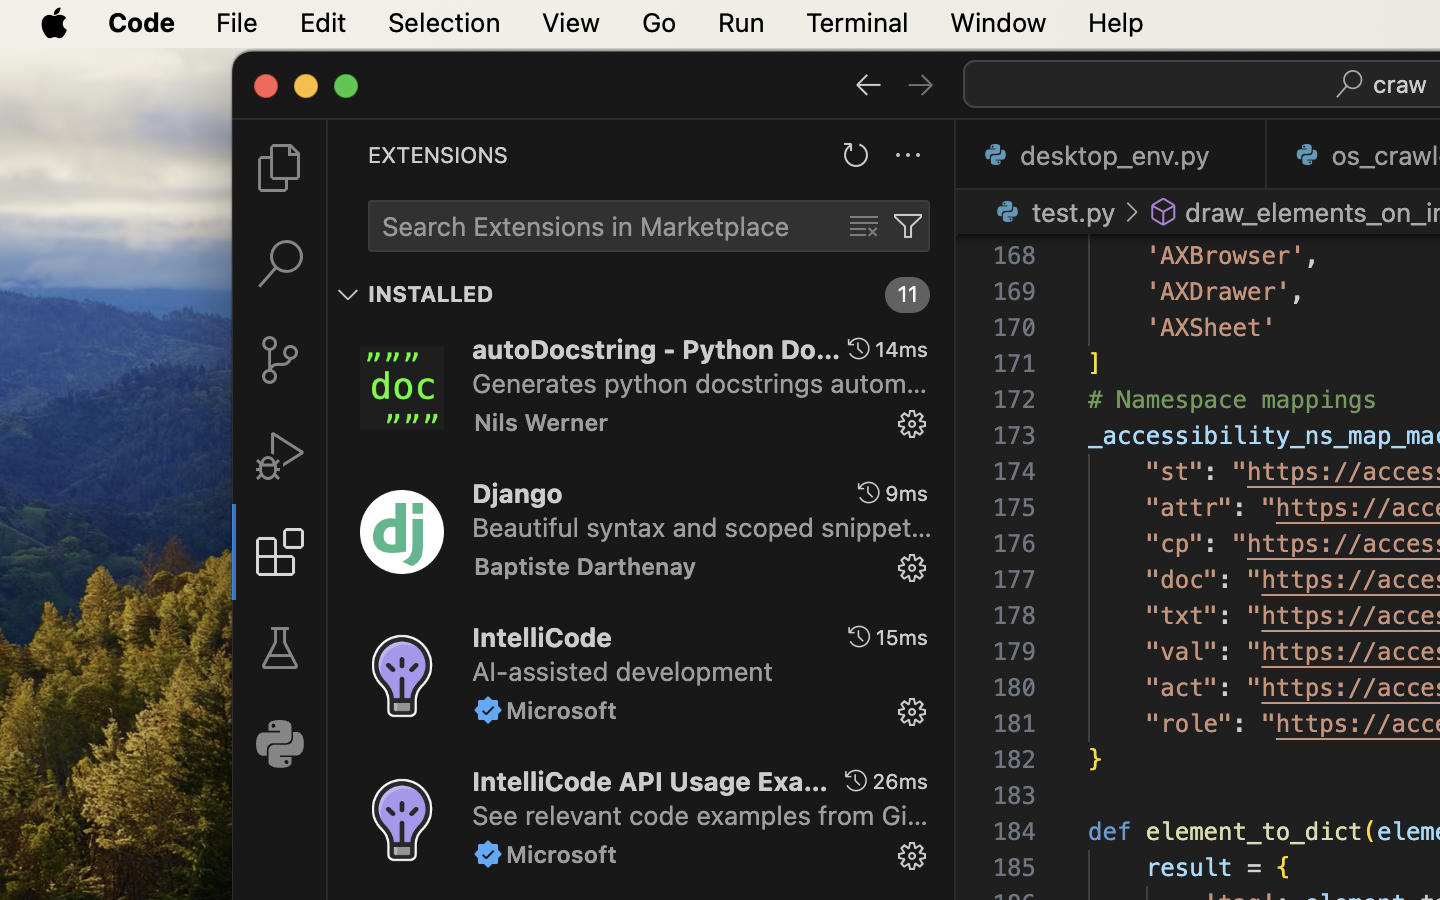  I want to click on '26ms', so click(899, 780).